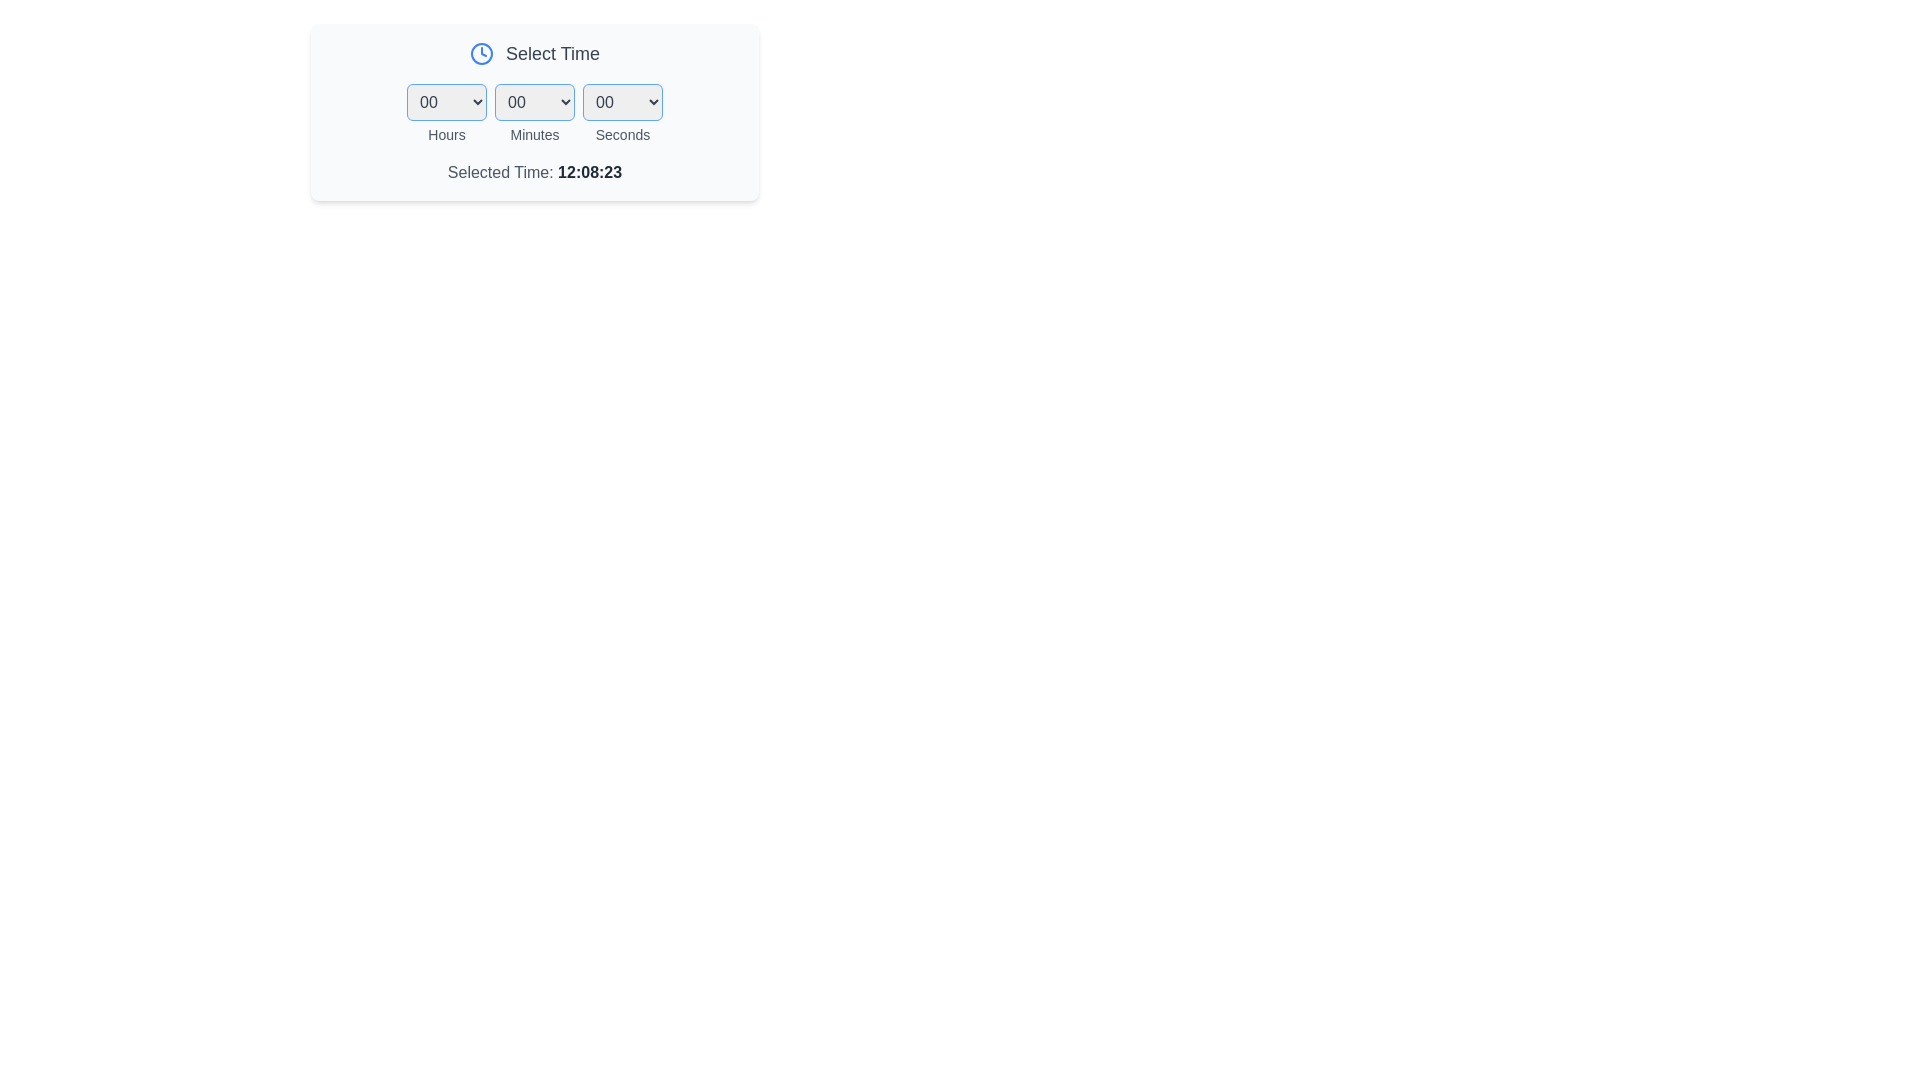 This screenshot has height=1080, width=1920. I want to click on the label that signifies the hour selection dropdown menu, located below the dropdown and above the selected time text, so click(445, 135).